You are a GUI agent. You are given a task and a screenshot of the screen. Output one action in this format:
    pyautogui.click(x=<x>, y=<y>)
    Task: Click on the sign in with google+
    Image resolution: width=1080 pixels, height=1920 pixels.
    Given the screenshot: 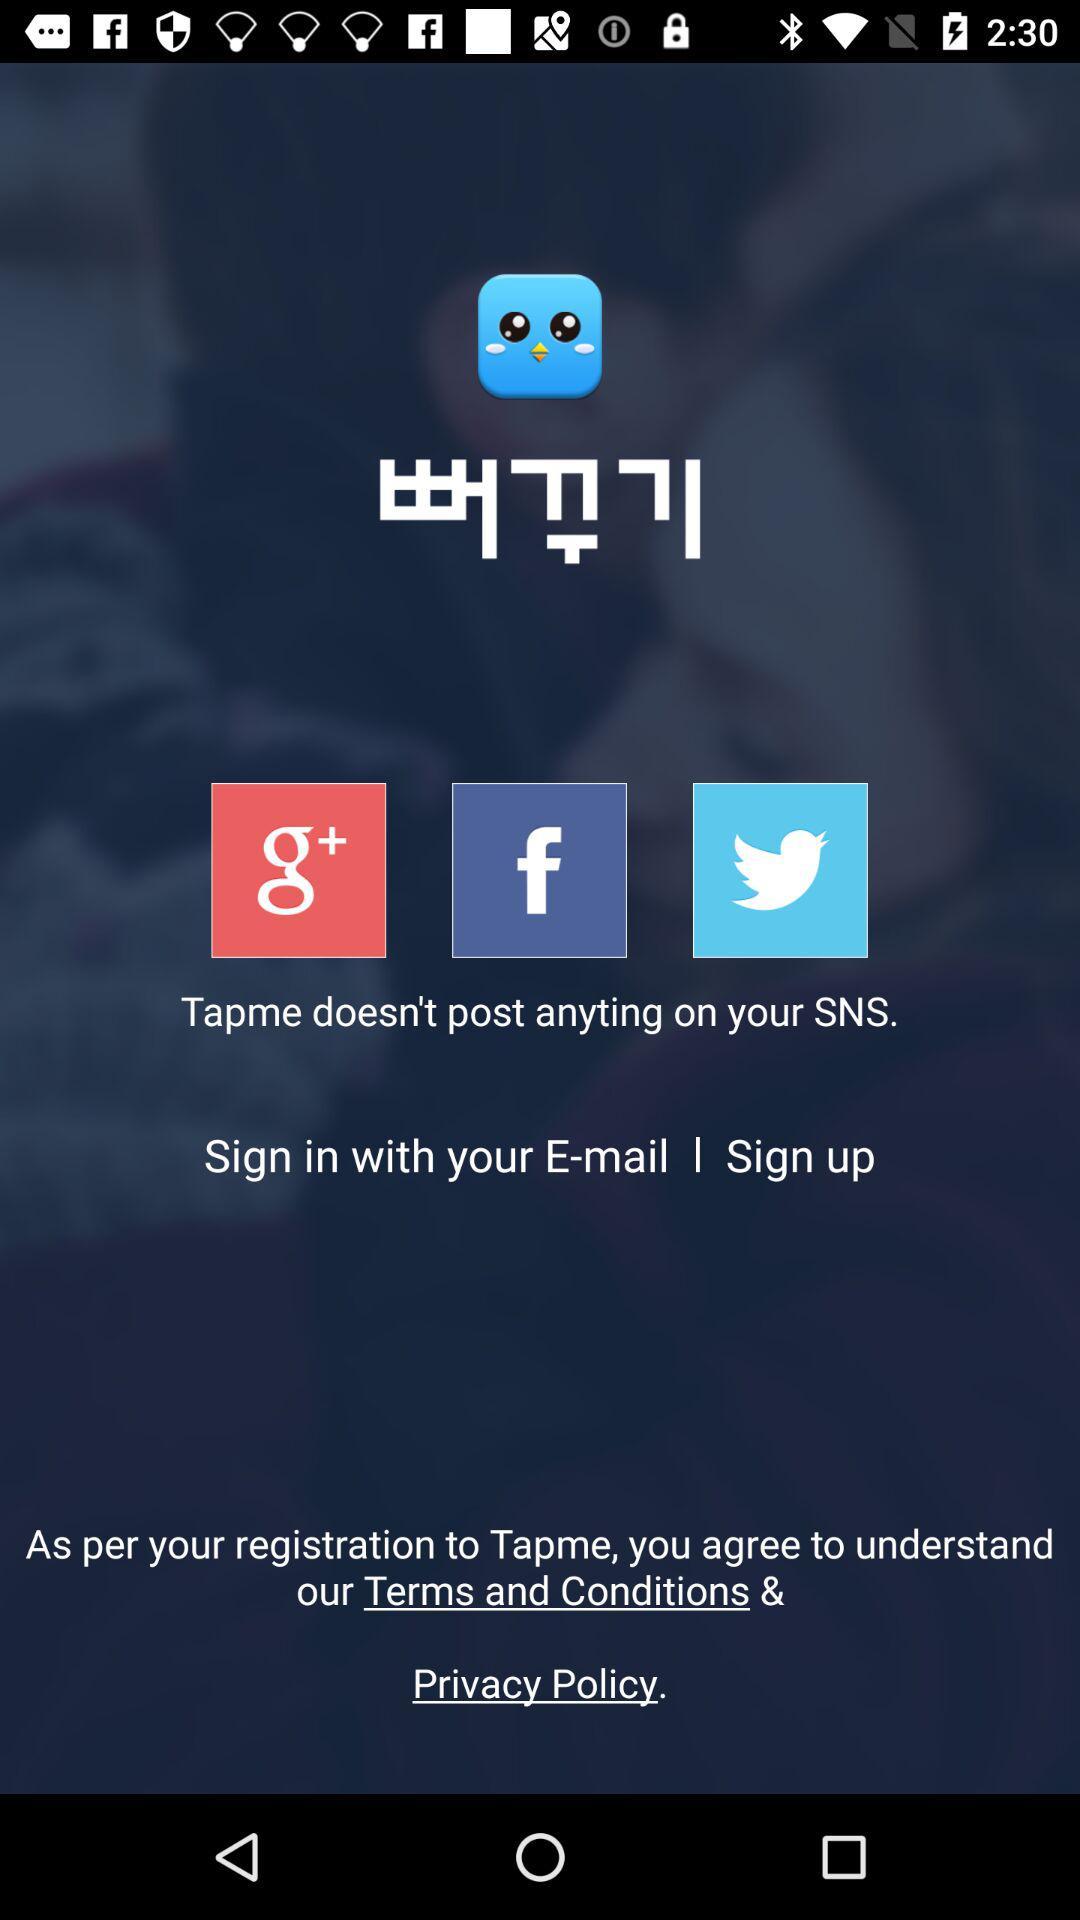 What is the action you would take?
    pyautogui.click(x=298, y=870)
    